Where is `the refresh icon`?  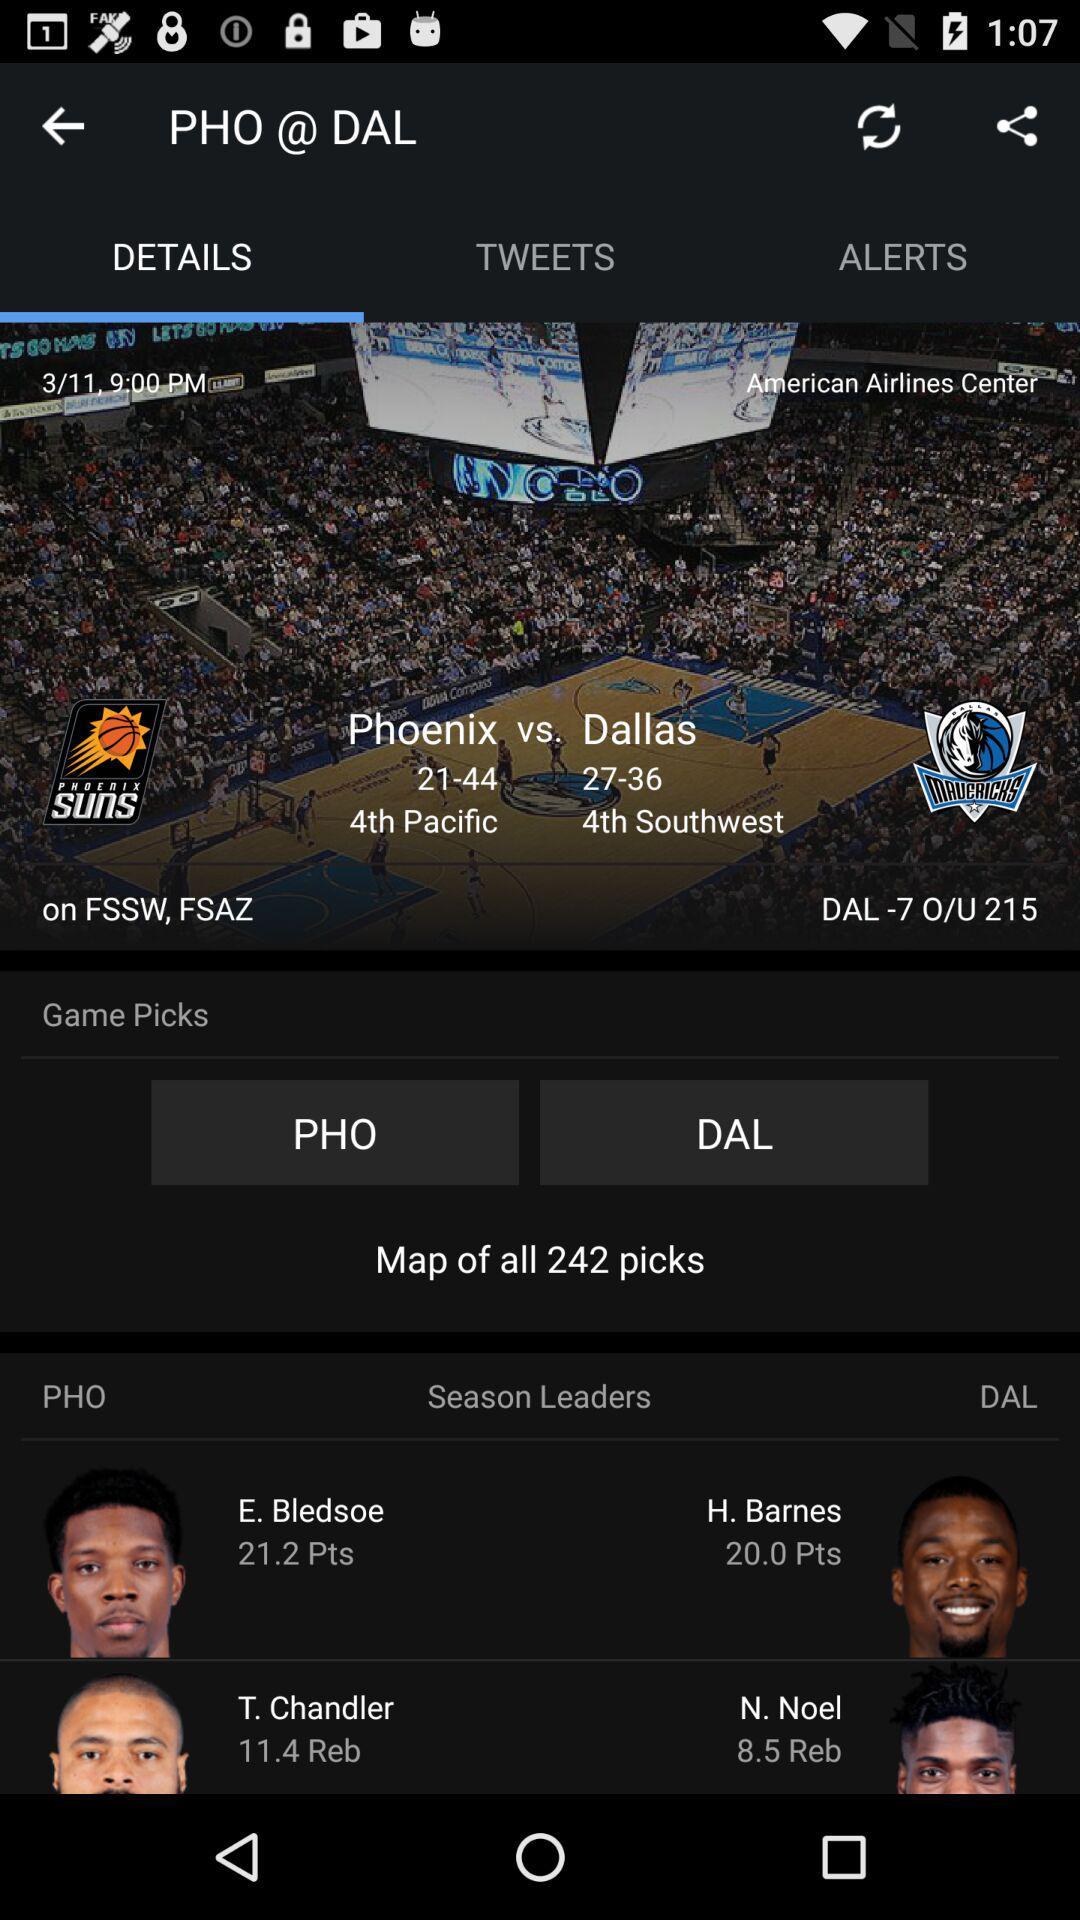
the refresh icon is located at coordinates (878, 133).